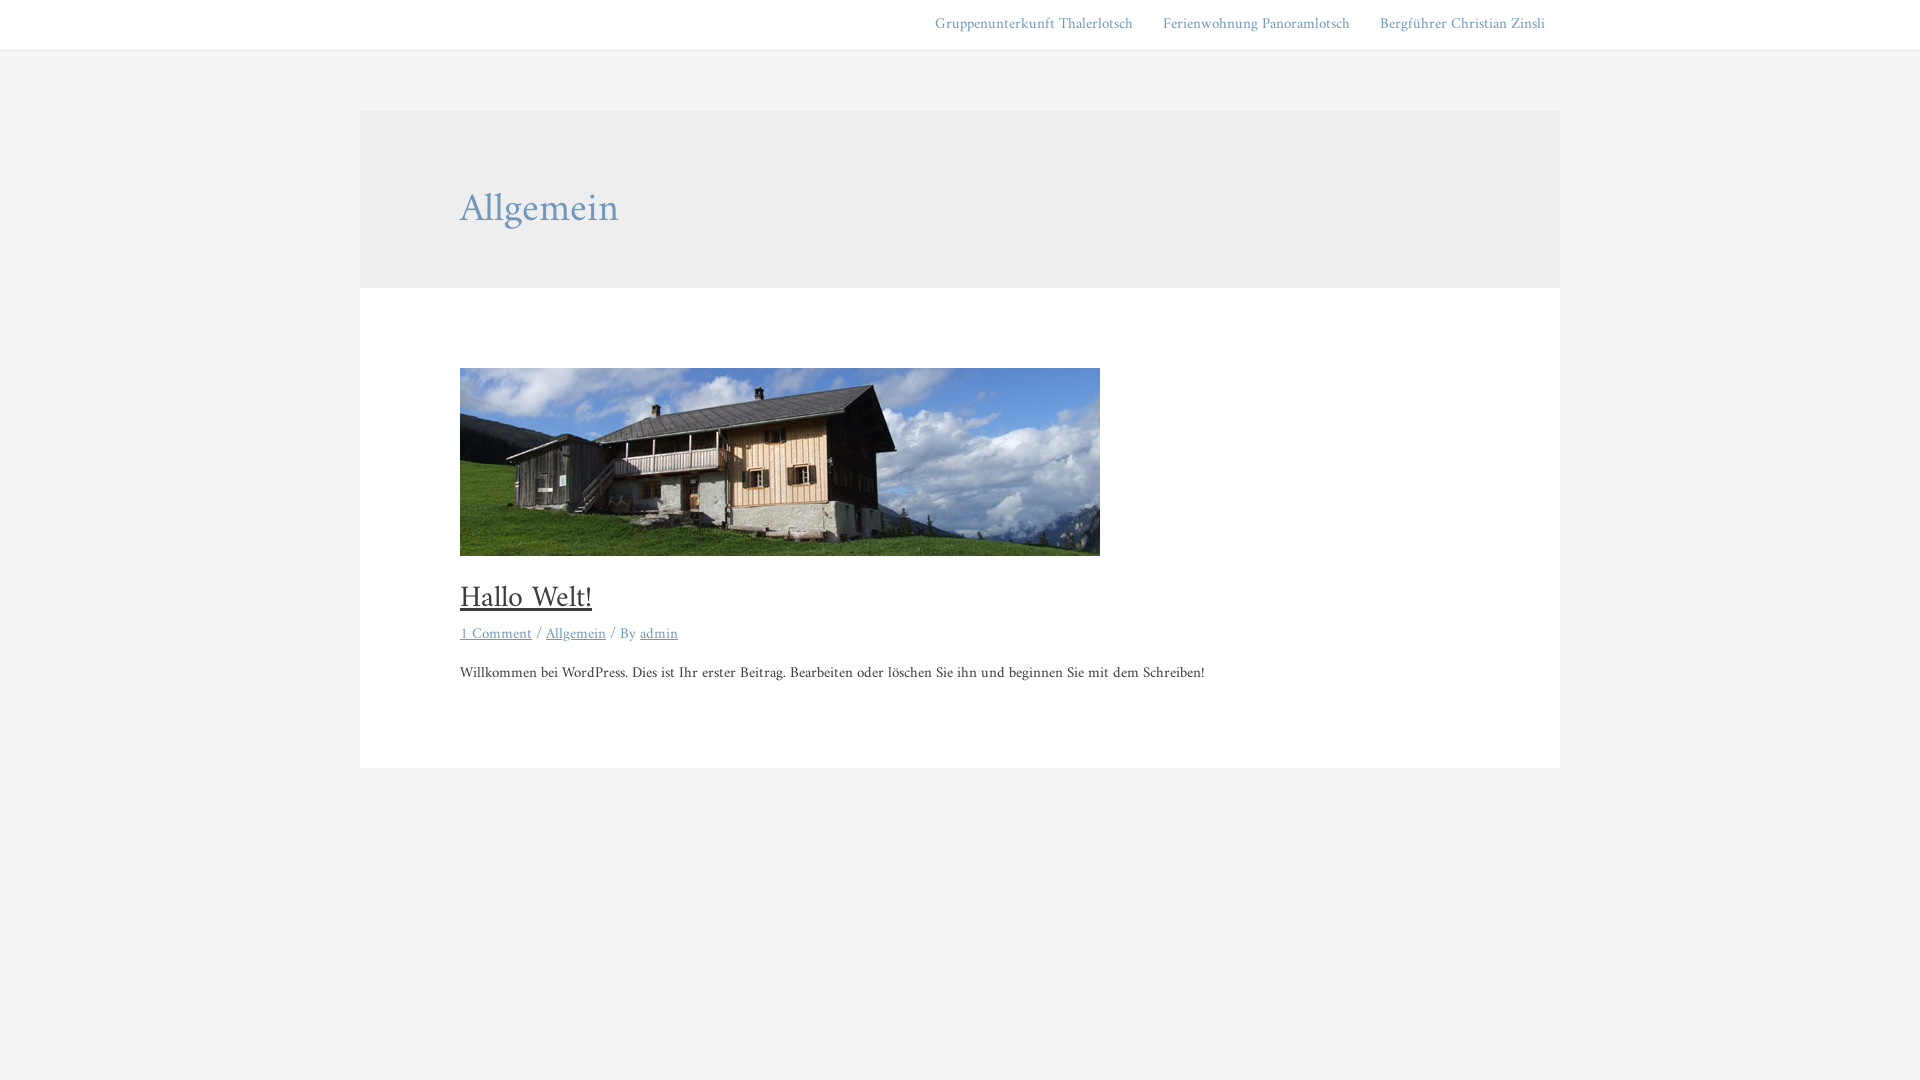  I want to click on 'Ferienwohnung Panoramlotsch', so click(1255, 24).